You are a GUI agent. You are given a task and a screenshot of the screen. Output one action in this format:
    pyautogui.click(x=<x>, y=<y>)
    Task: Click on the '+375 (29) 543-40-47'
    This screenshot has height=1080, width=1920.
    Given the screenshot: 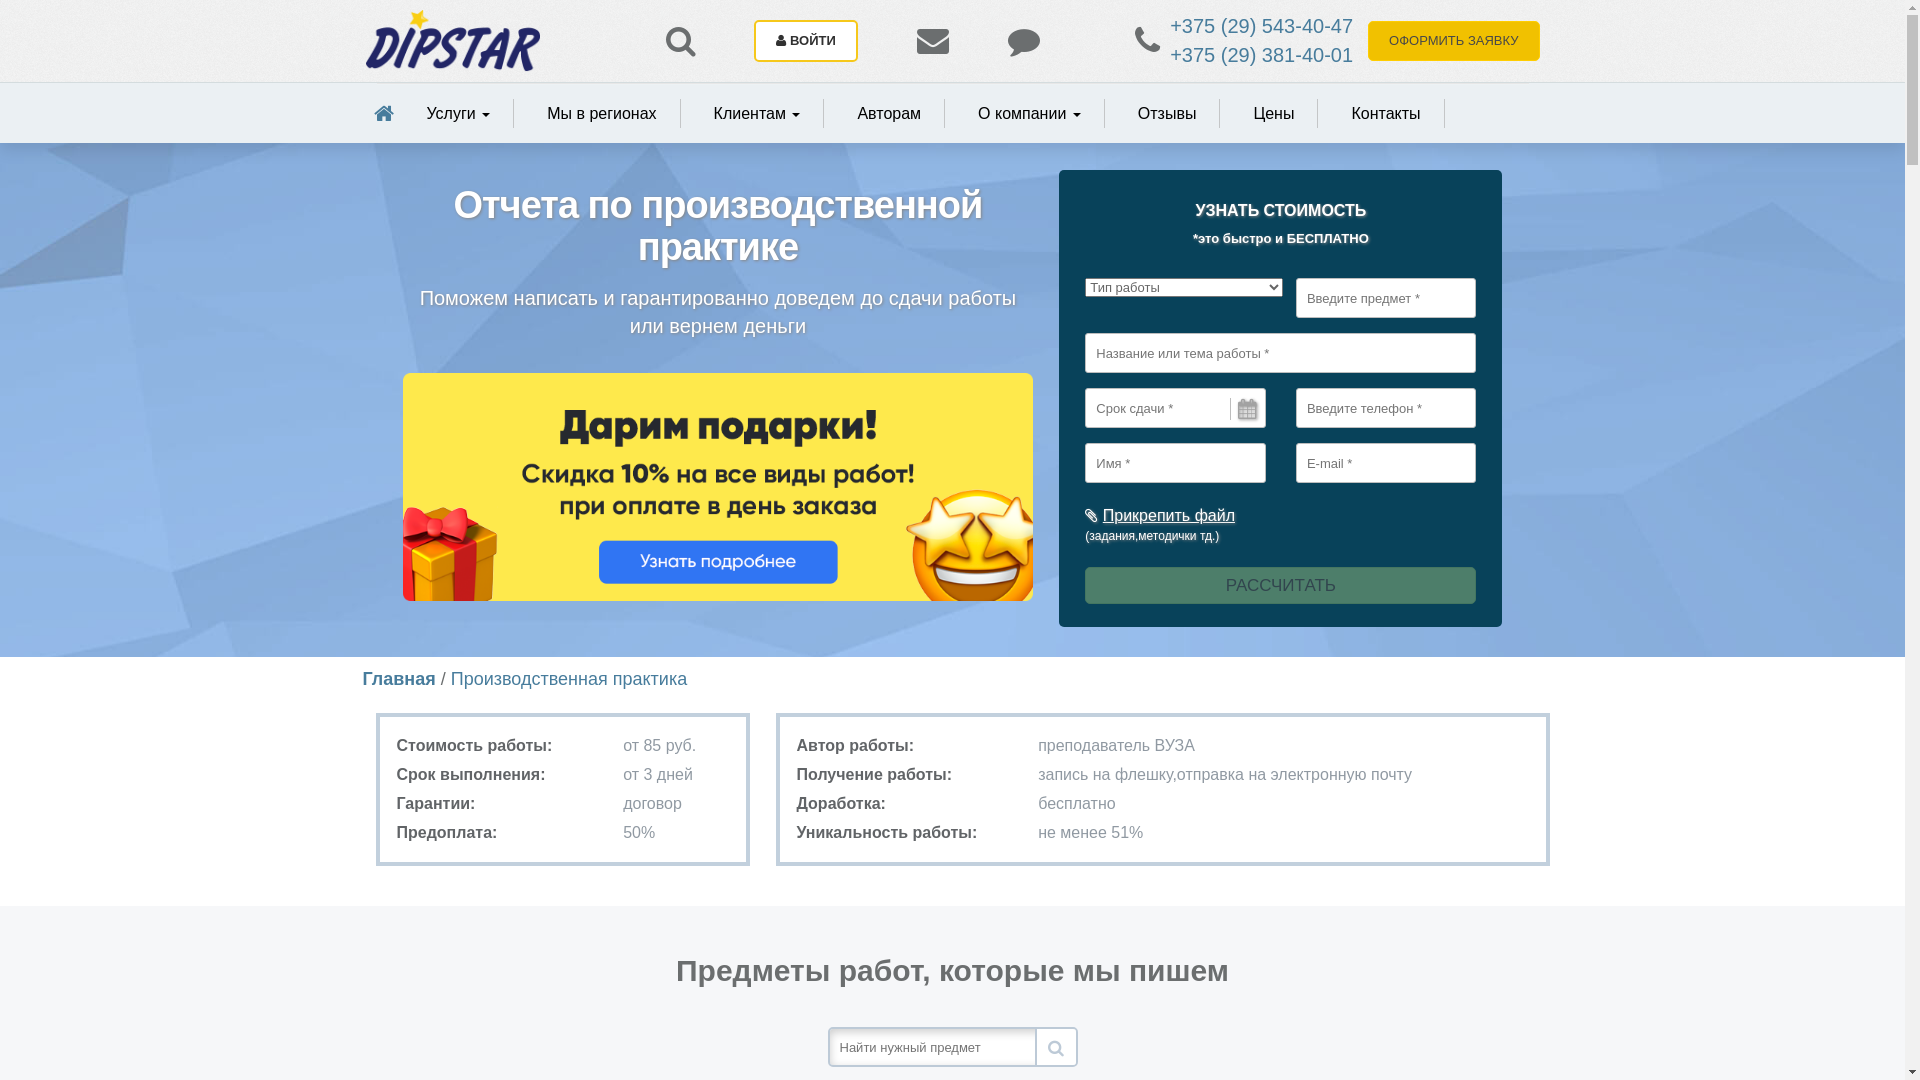 What is the action you would take?
    pyautogui.click(x=1260, y=26)
    